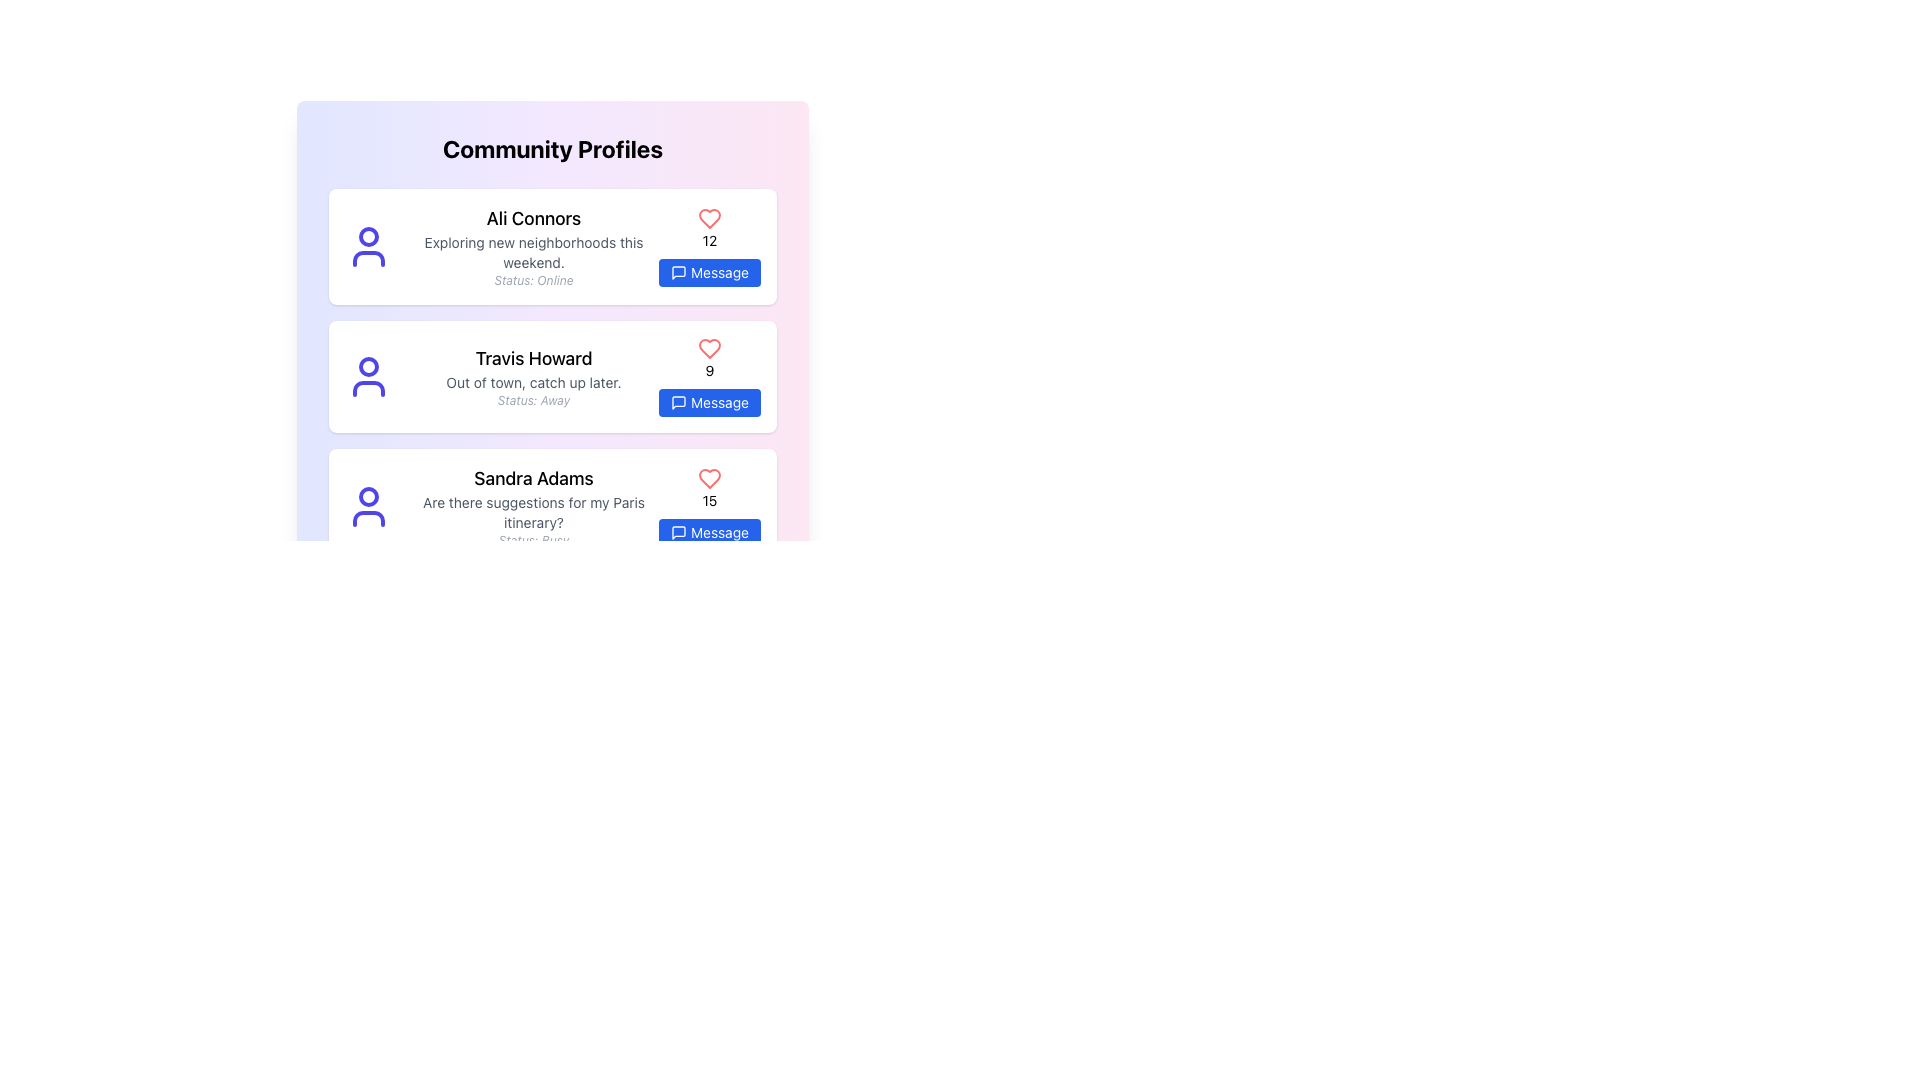  Describe the element at coordinates (710, 245) in the screenshot. I see `the red heart icon in the statistic display for Ali Connors` at that location.